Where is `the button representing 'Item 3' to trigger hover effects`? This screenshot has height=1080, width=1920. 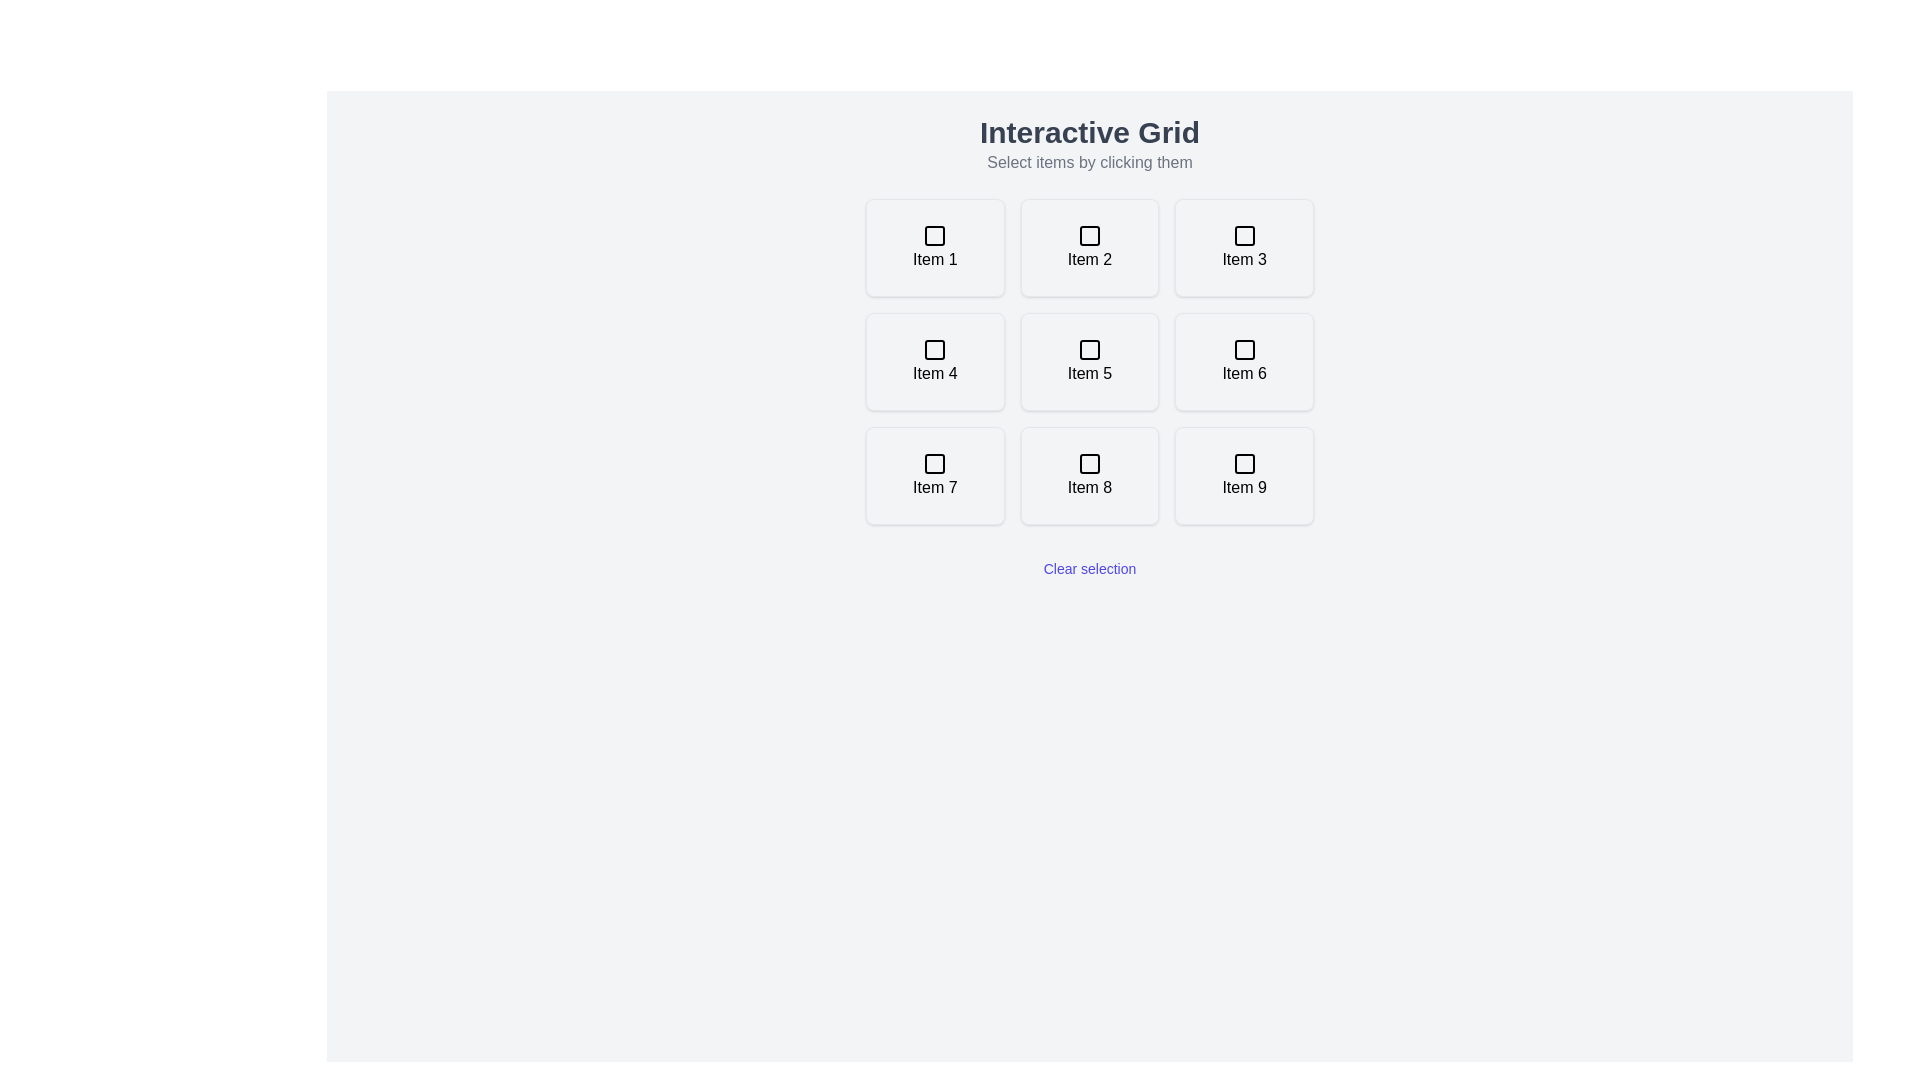
the button representing 'Item 3' to trigger hover effects is located at coordinates (1243, 246).